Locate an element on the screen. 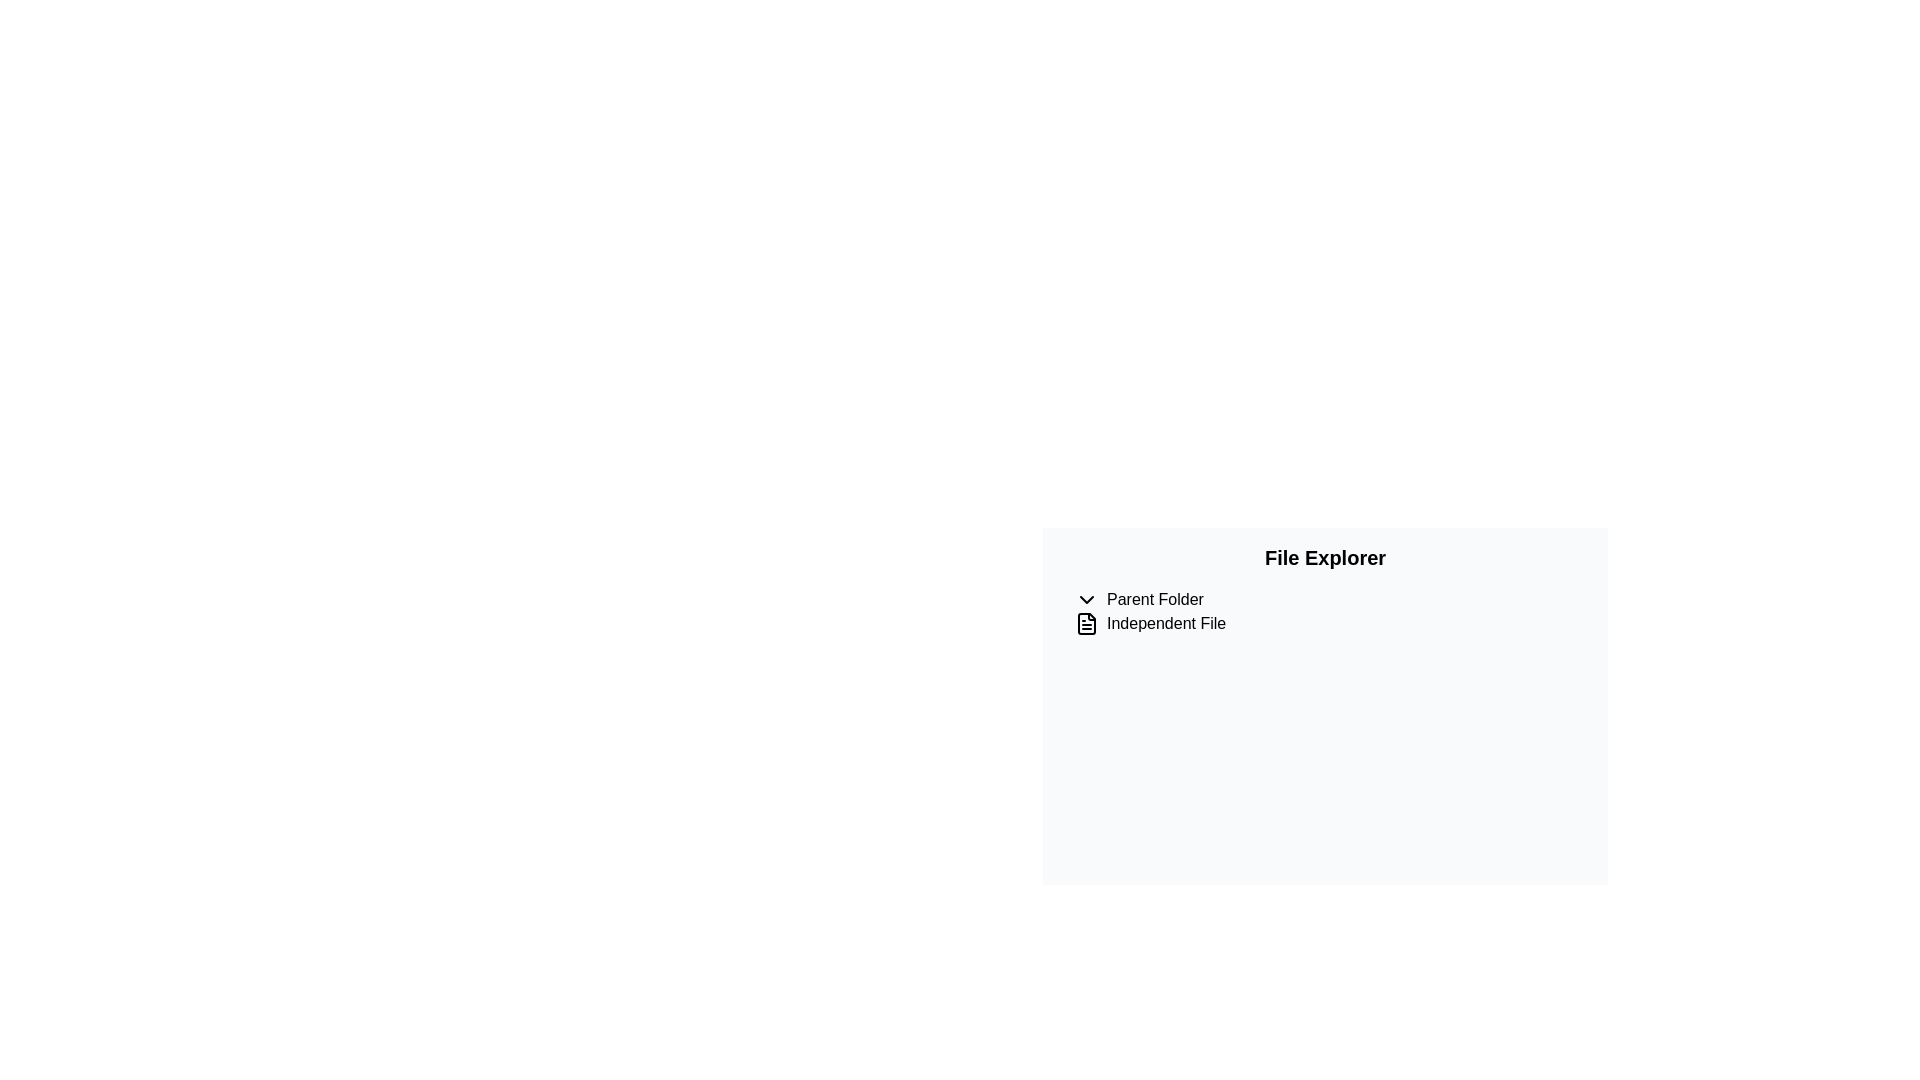  the text label displaying 'Independent File' which is next to a file icon in the file explorer interface is located at coordinates (1166, 623).